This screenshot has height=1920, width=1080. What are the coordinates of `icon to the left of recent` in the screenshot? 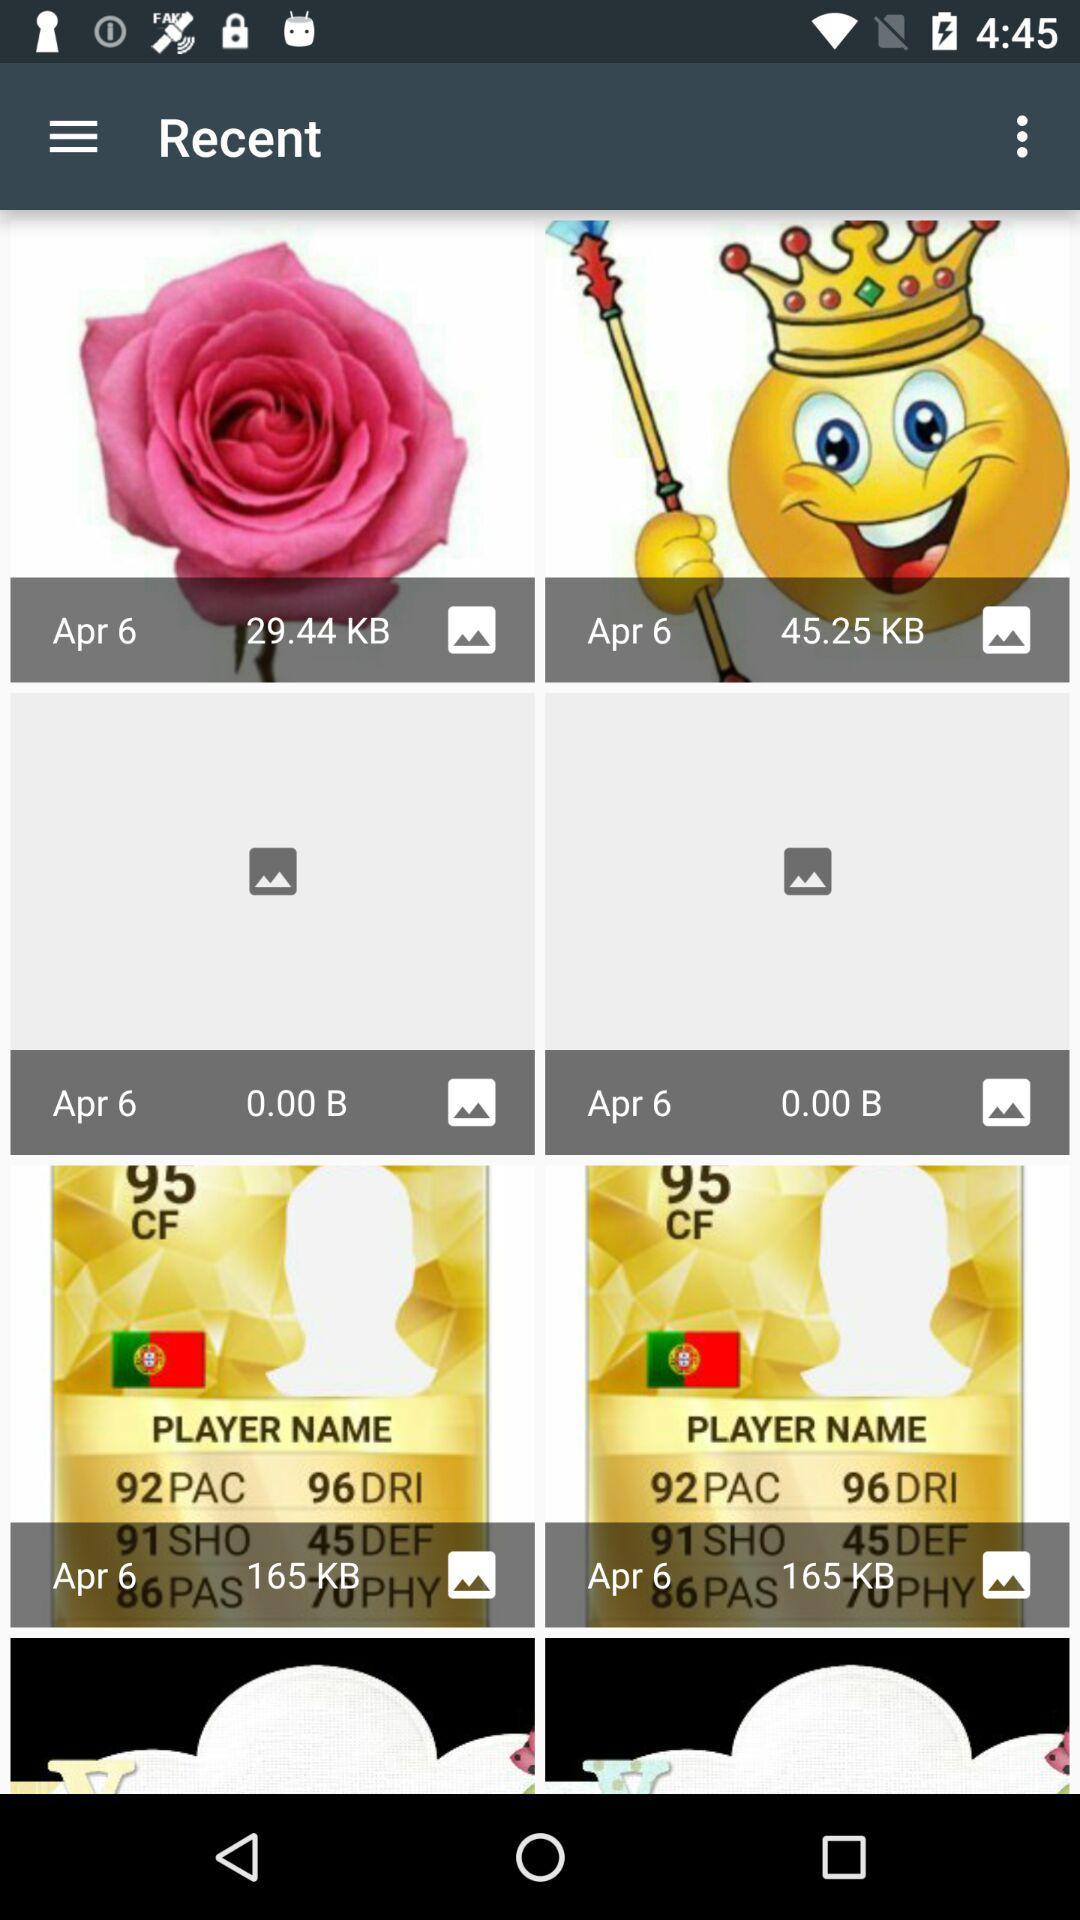 It's located at (72, 135).